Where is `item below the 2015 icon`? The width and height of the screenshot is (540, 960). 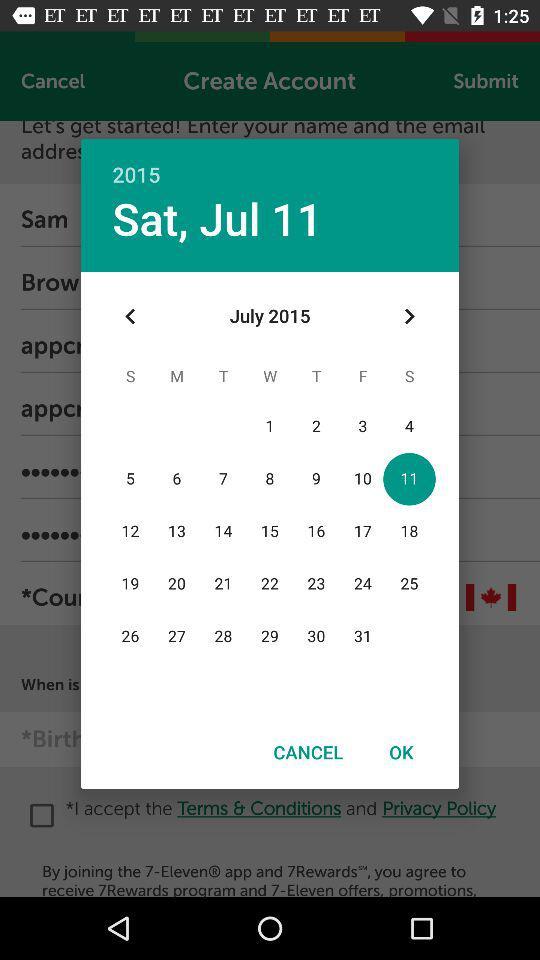
item below the 2015 icon is located at coordinates (216, 218).